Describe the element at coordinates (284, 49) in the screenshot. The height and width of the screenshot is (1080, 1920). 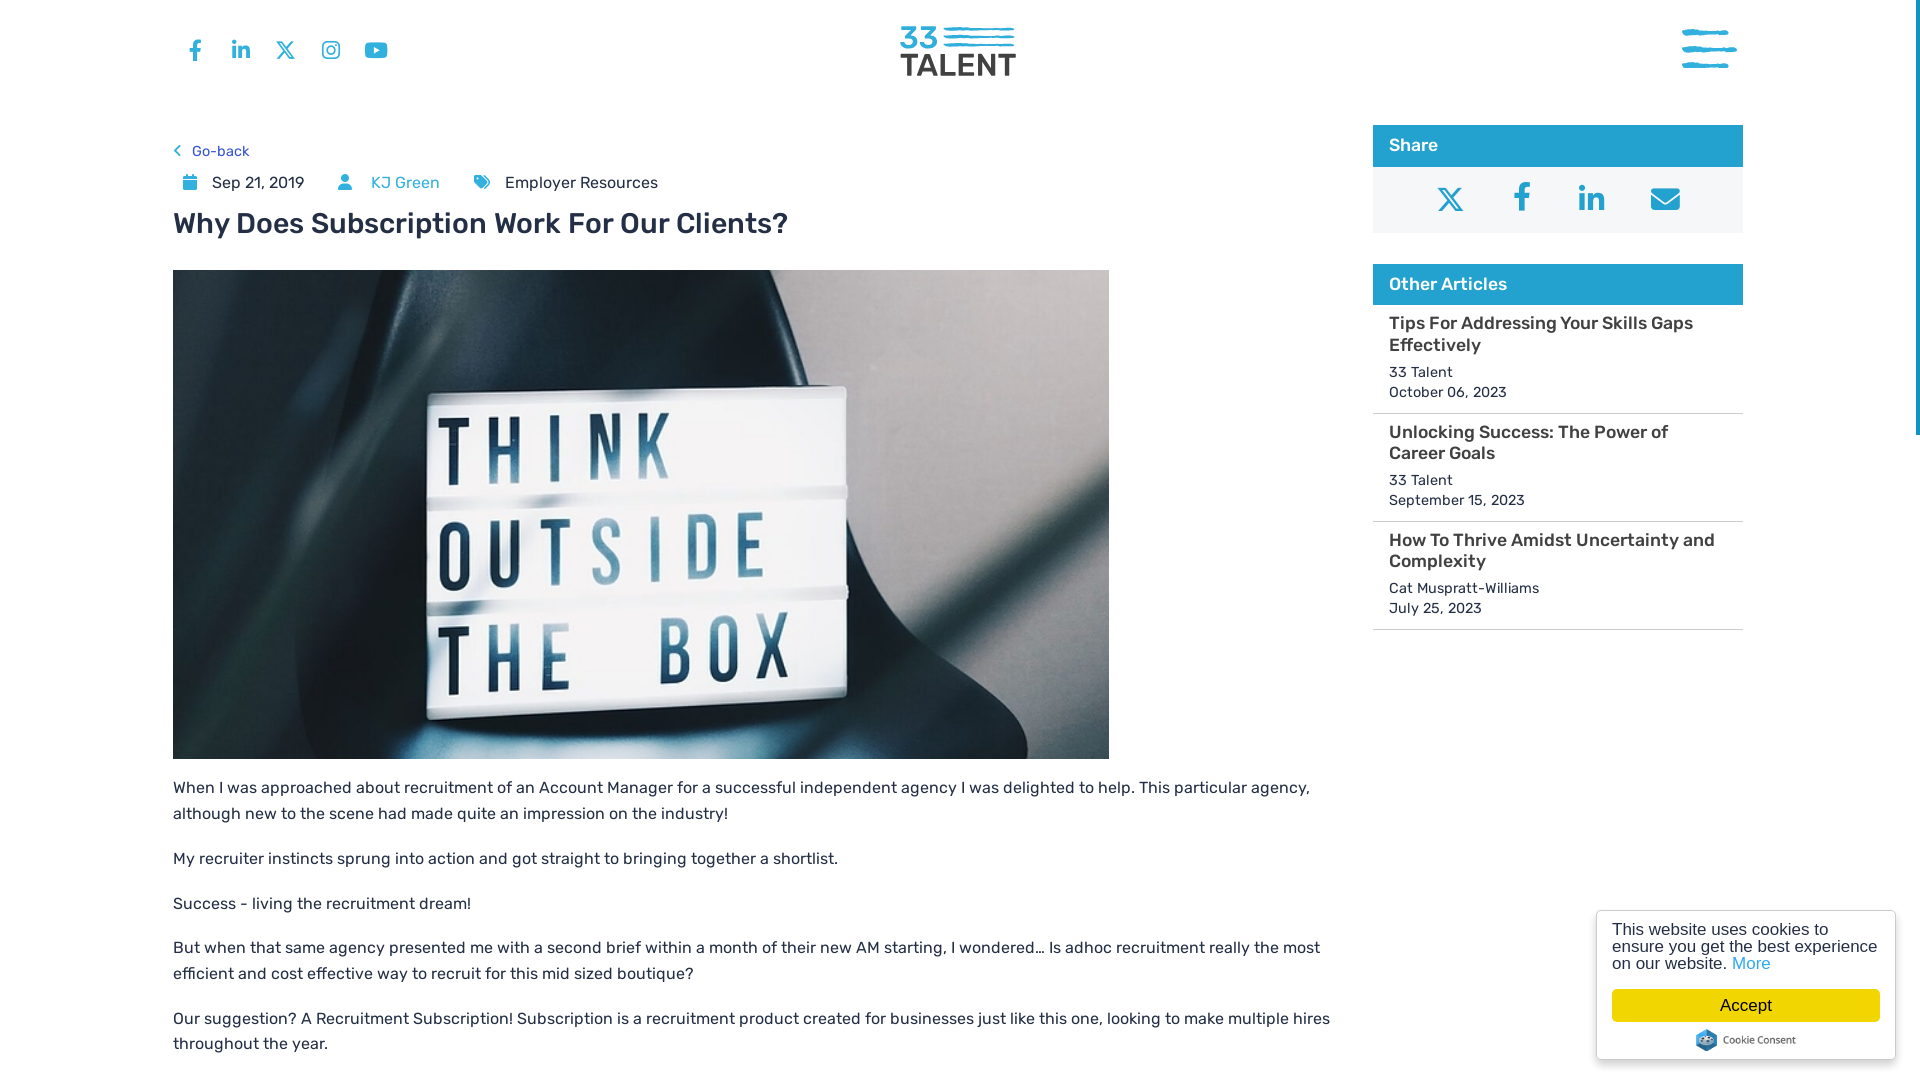
I see `'twitter'` at that location.